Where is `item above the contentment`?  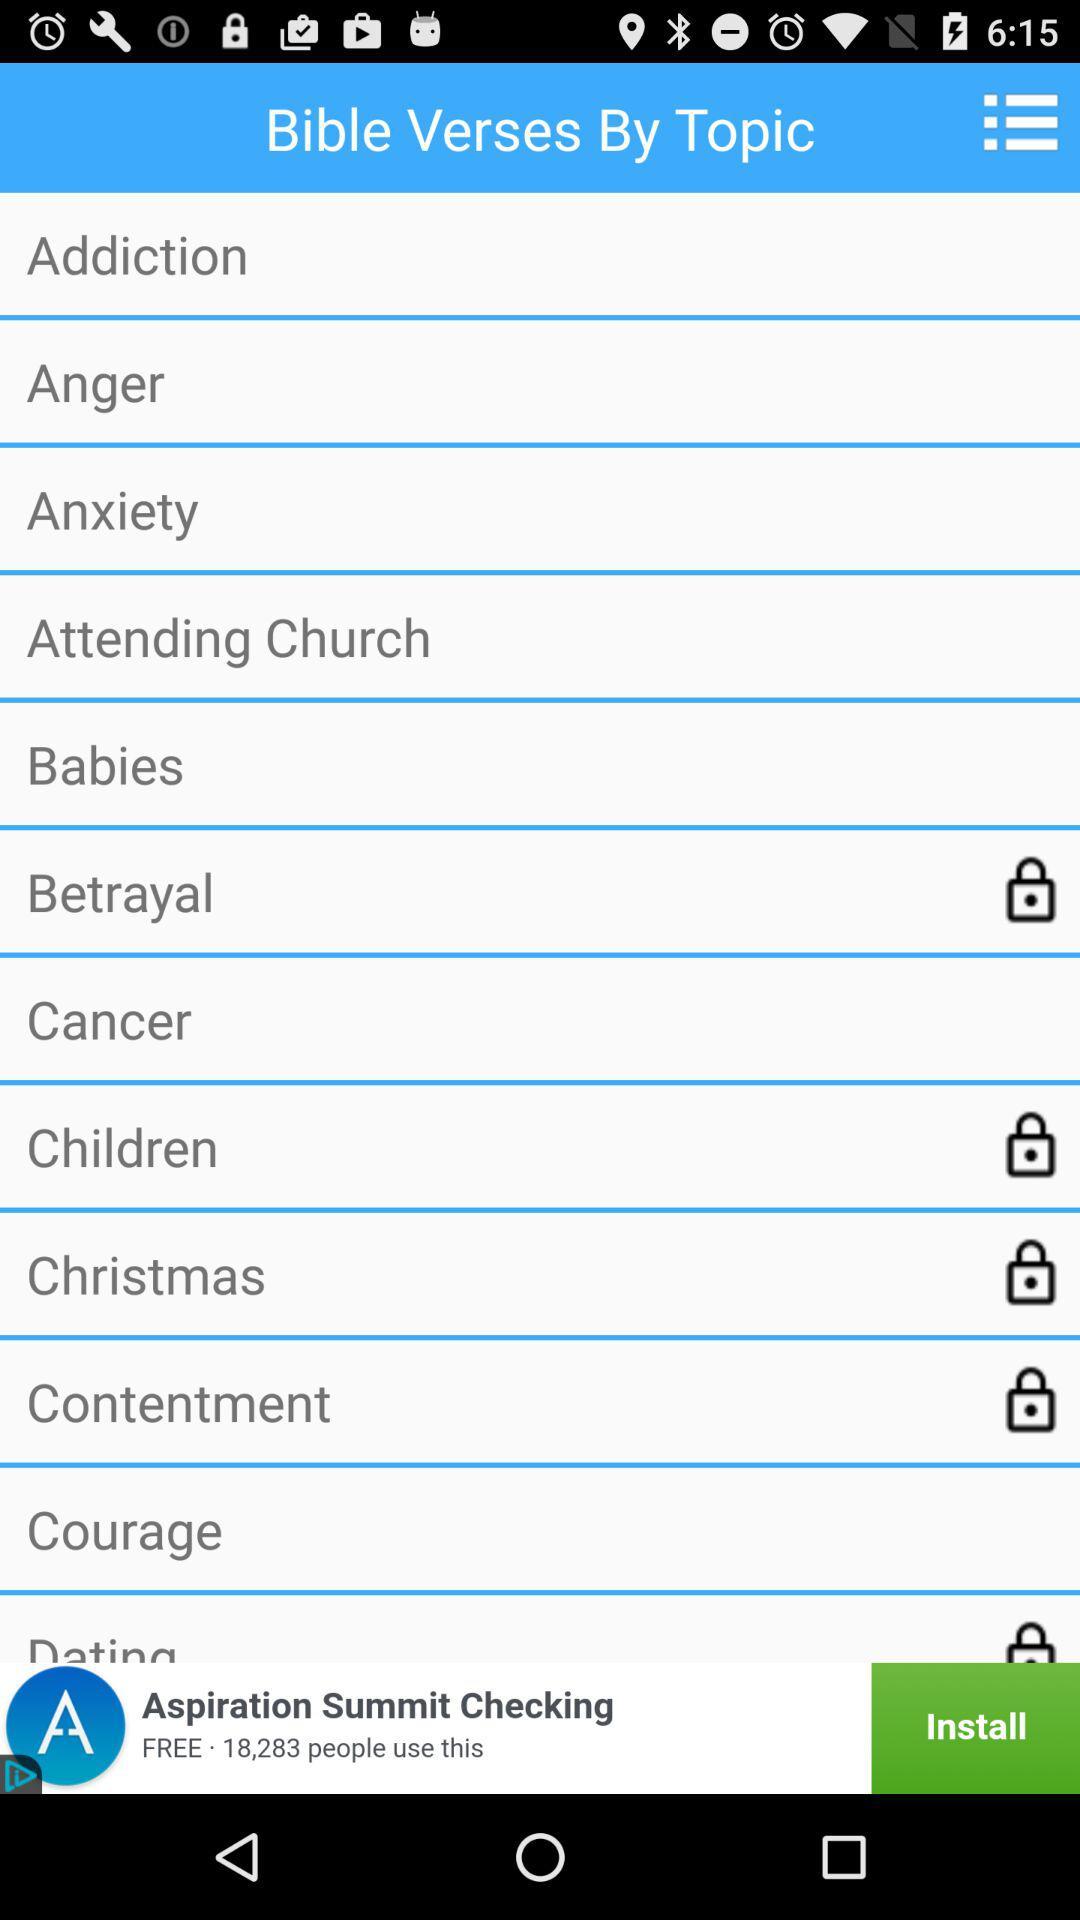
item above the contentment is located at coordinates (496, 1272).